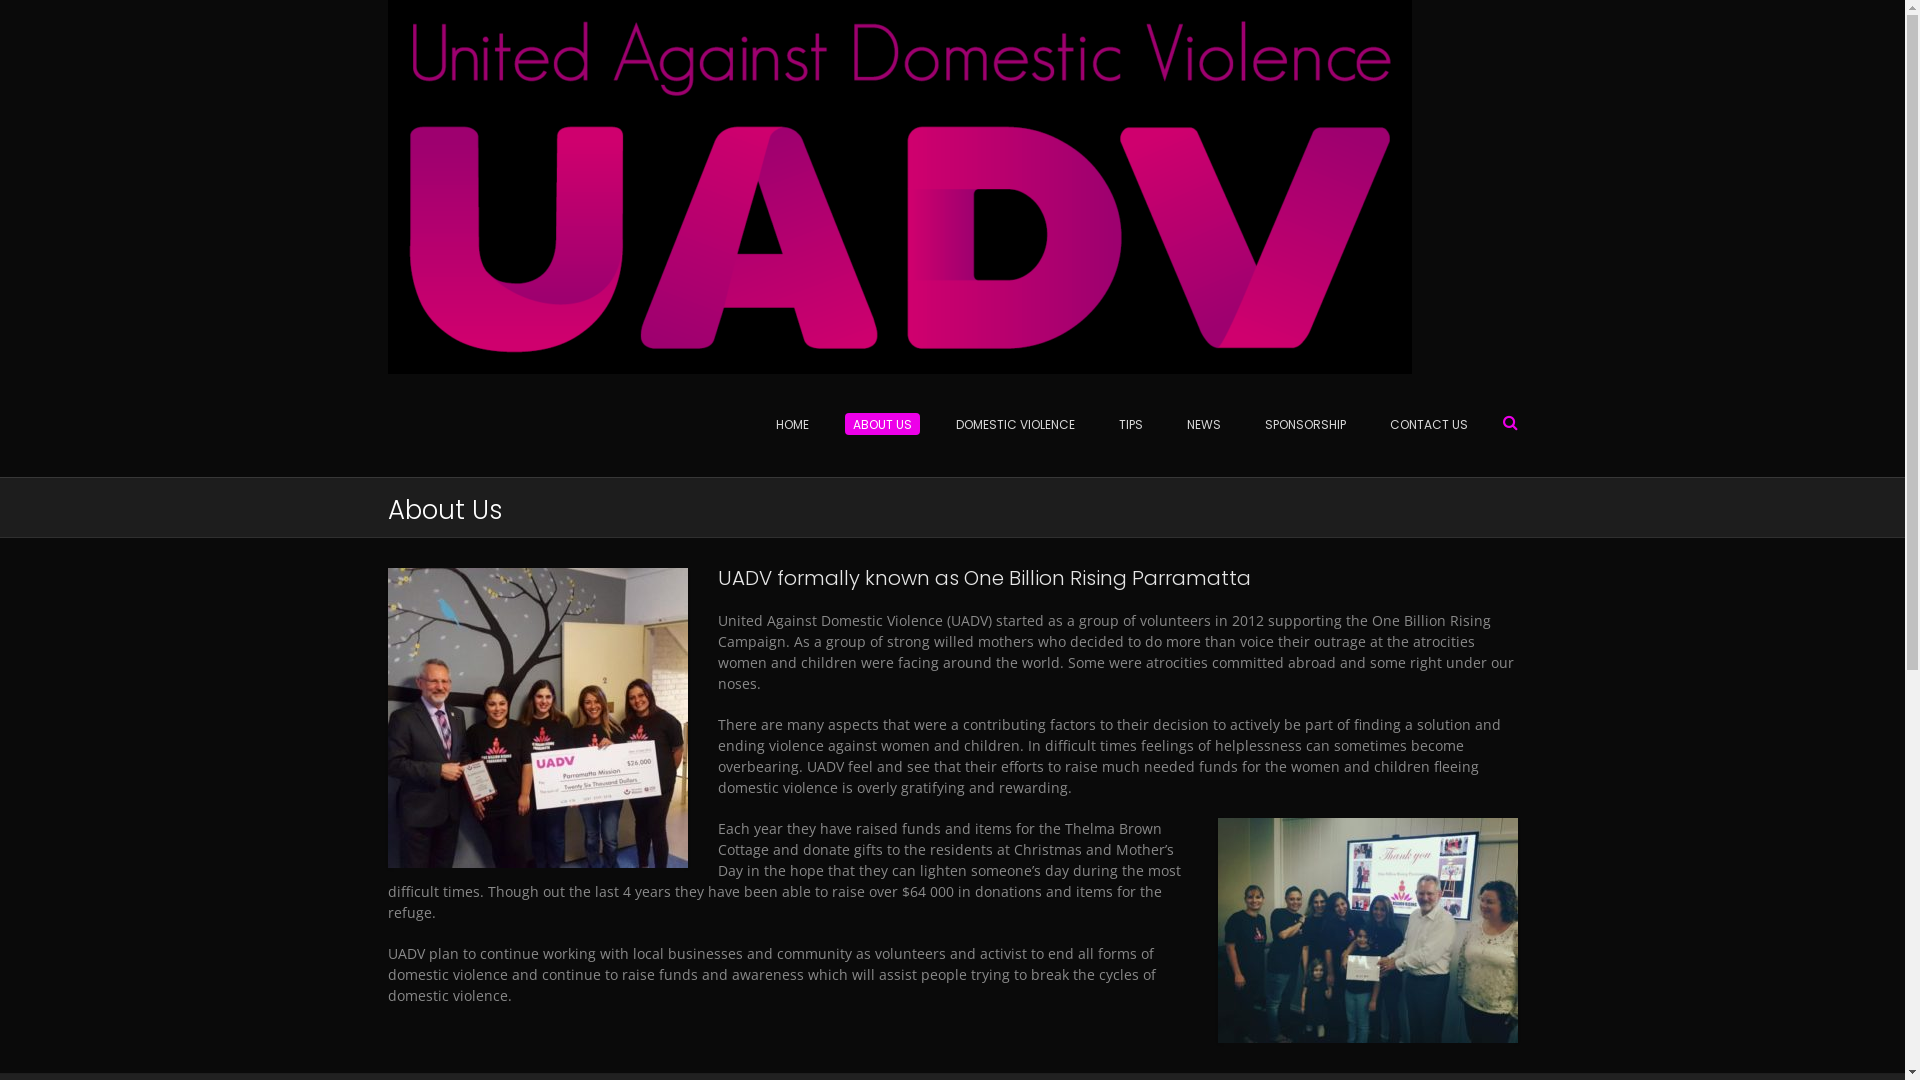 This screenshot has width=1920, height=1080. I want to click on 'CONTACT US', so click(1367, 424).